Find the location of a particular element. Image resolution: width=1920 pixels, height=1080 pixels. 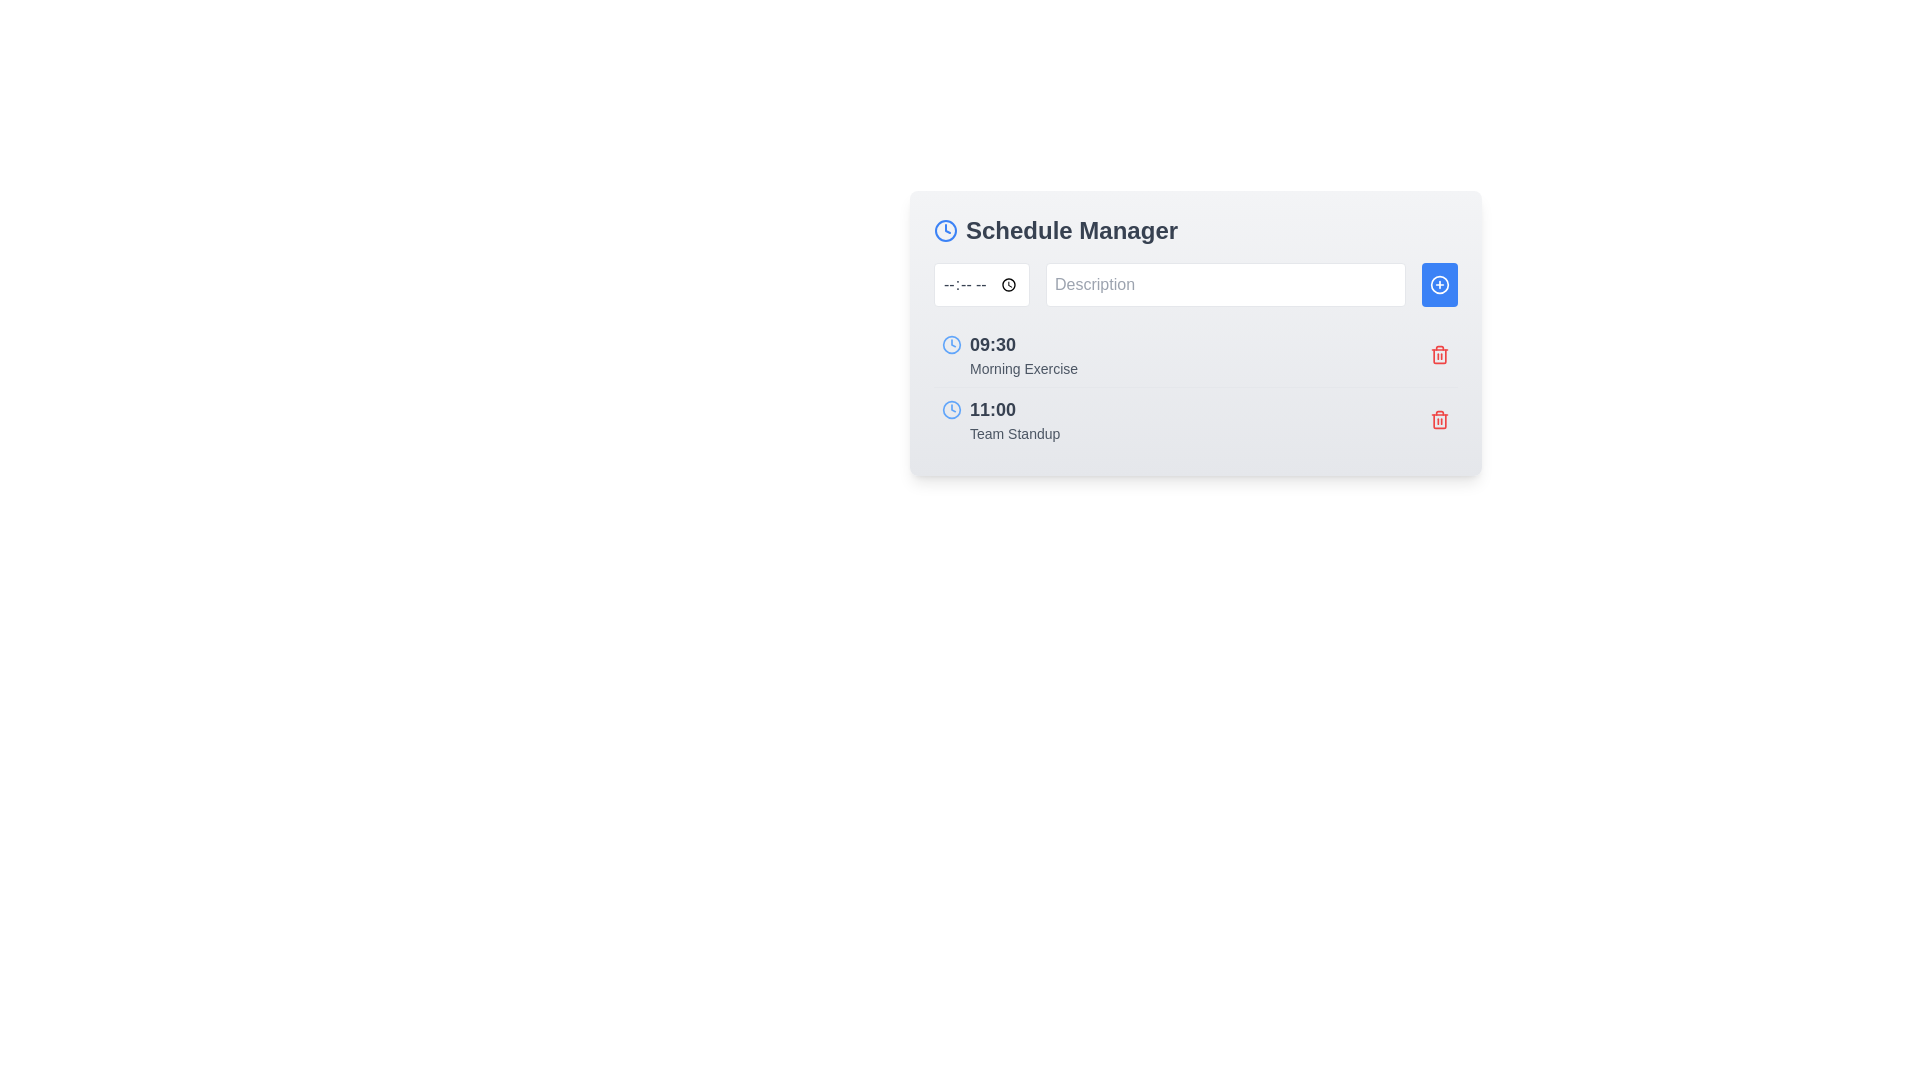

the static label with the clock icon and the time label '11:00' representing a calendar event, which is the second entry in the Schedule Manager interface is located at coordinates (1001, 419).